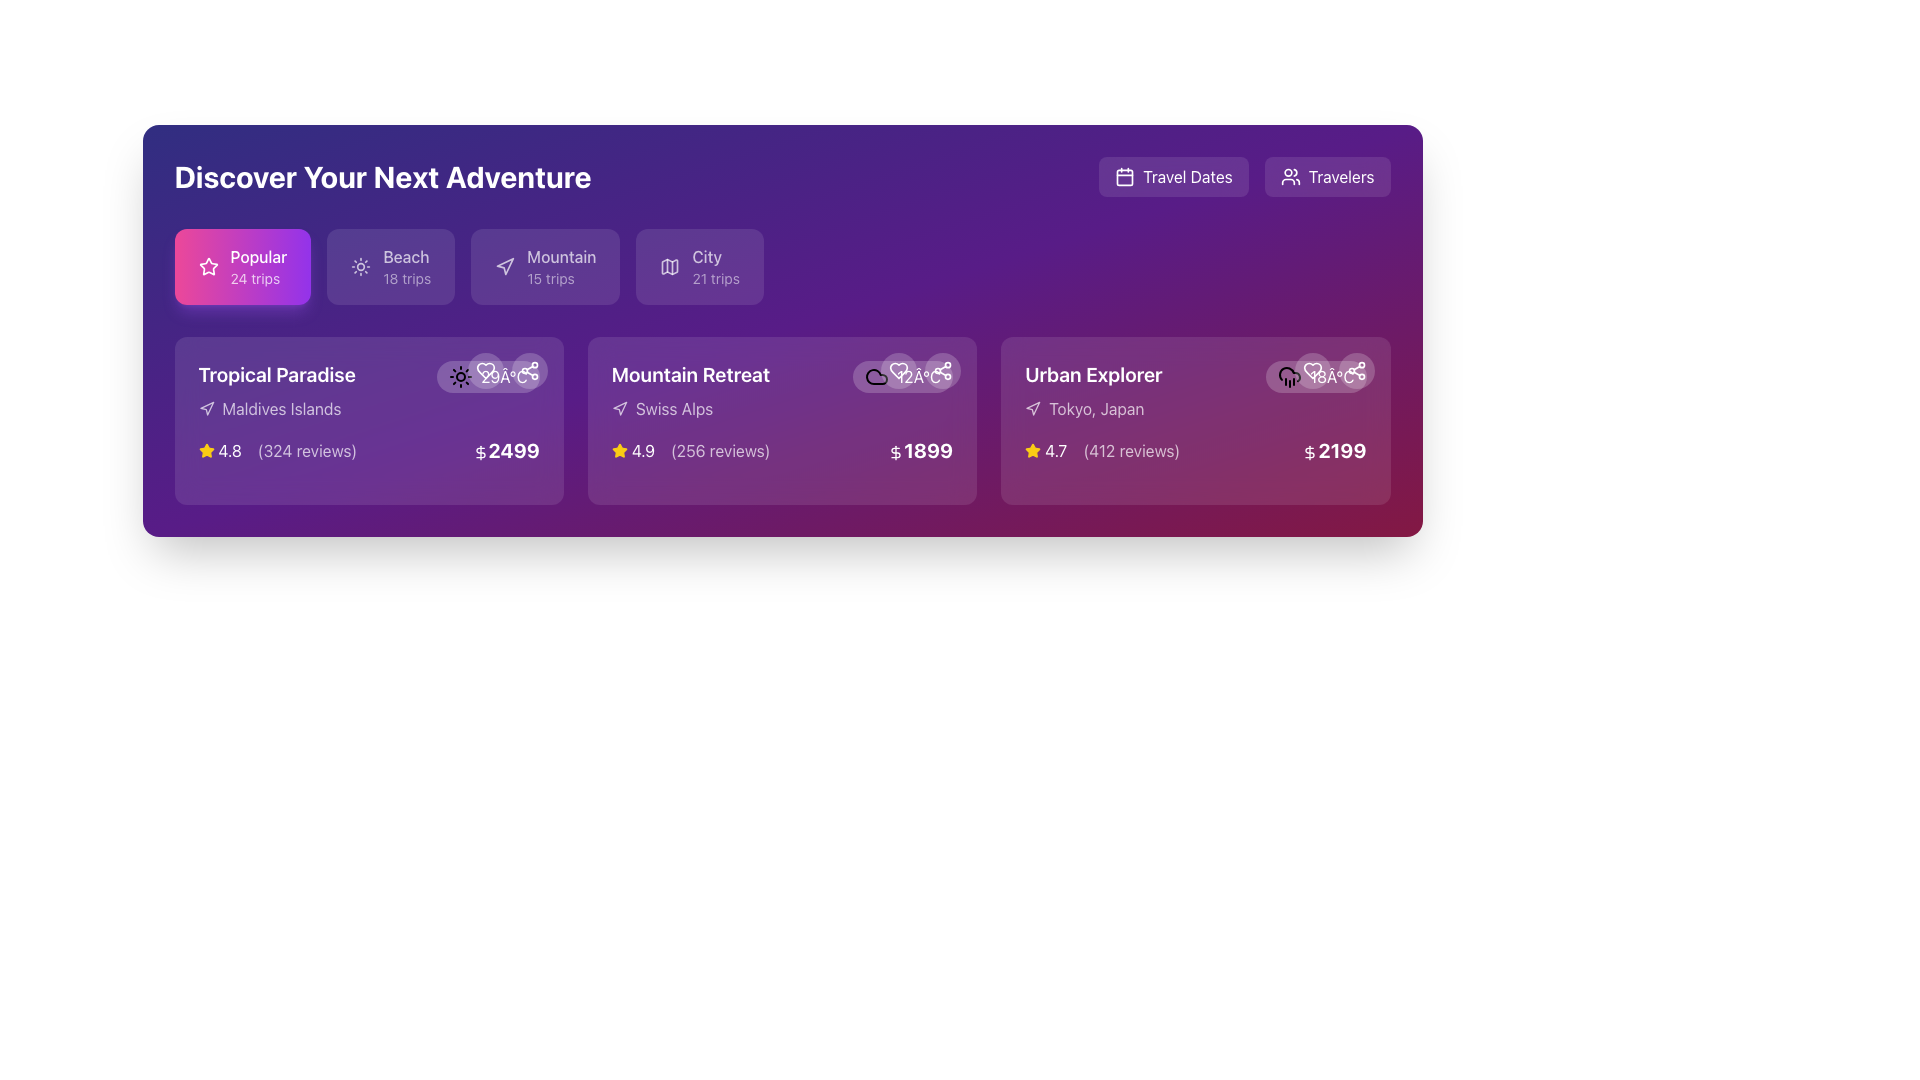 The height and width of the screenshot is (1080, 1920). Describe the element at coordinates (691, 374) in the screenshot. I see `the text label reading 'Mountain Retreat', which is prominently styled in bold white font and serves as a heading for the card above 'Swiss Alps'` at that location.